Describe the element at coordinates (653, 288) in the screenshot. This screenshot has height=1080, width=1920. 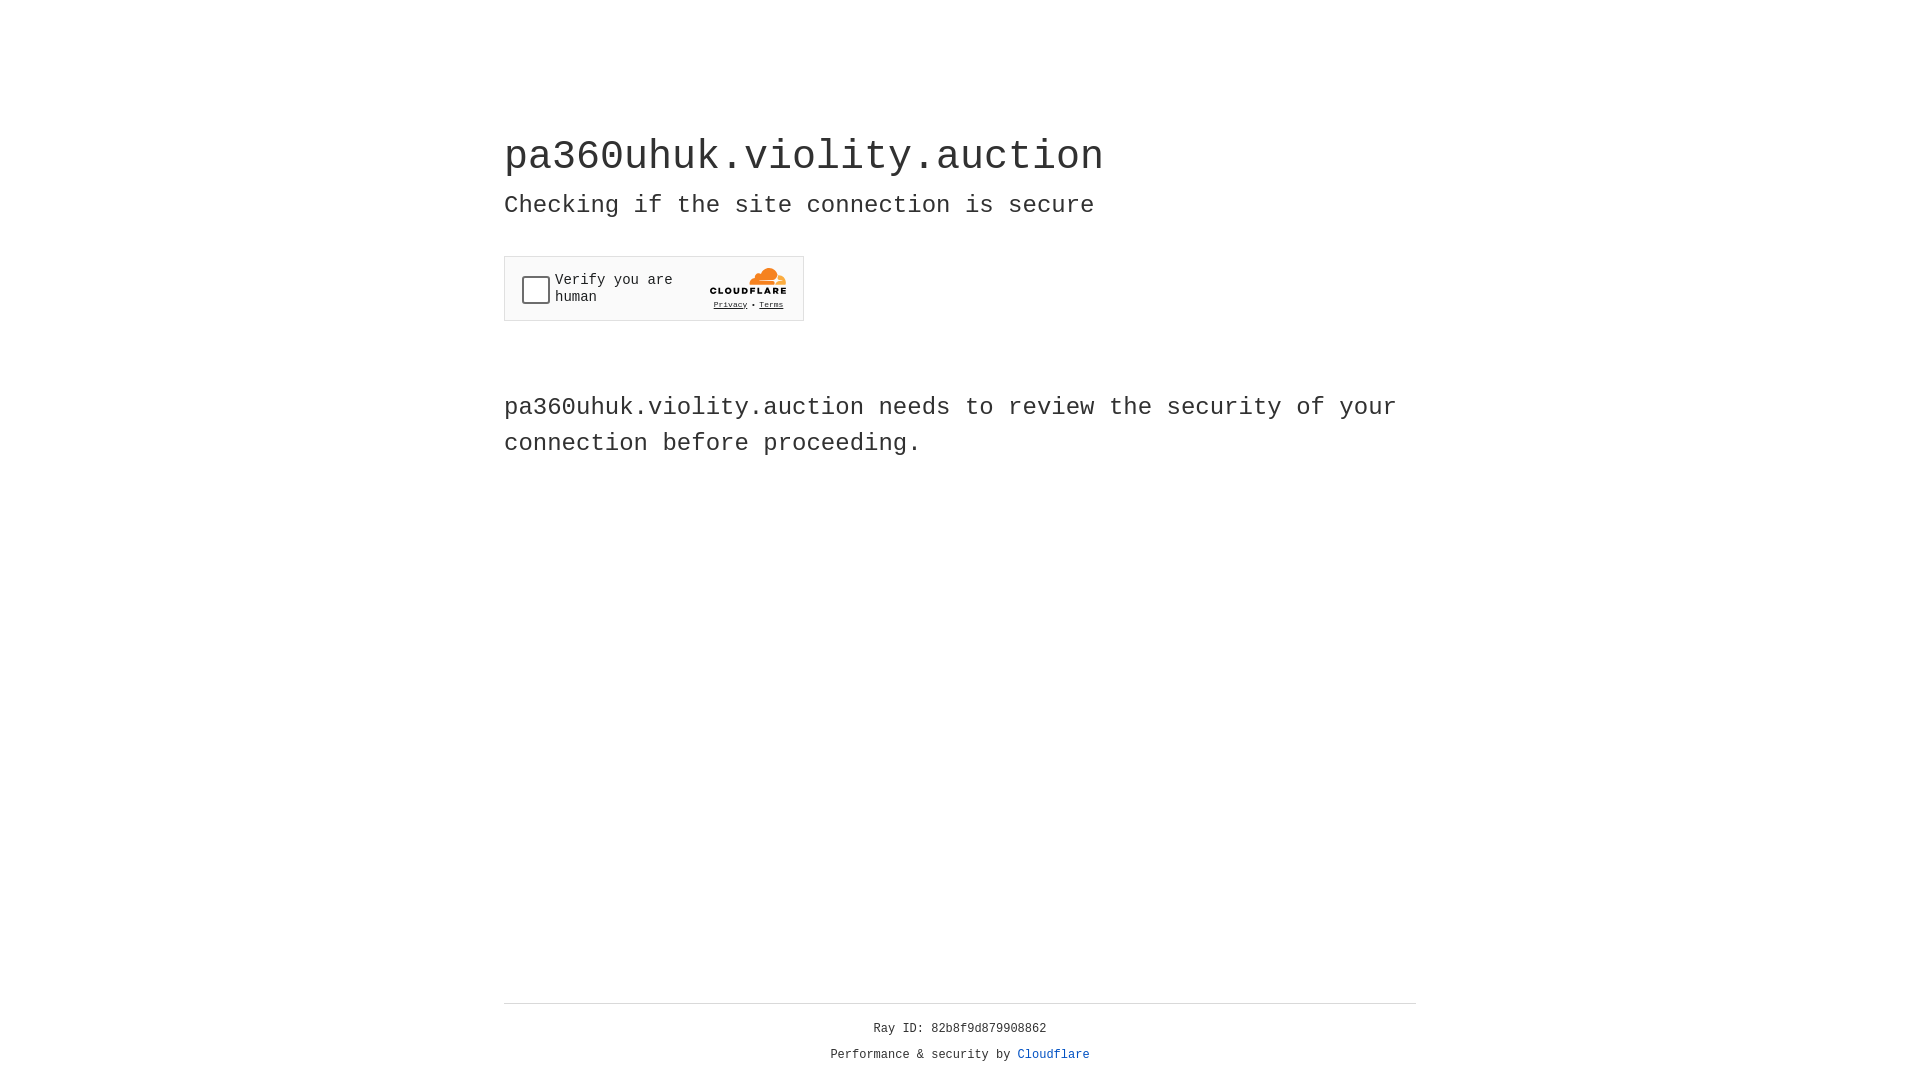
I see `'Widget containing a Cloudflare security challenge'` at that location.